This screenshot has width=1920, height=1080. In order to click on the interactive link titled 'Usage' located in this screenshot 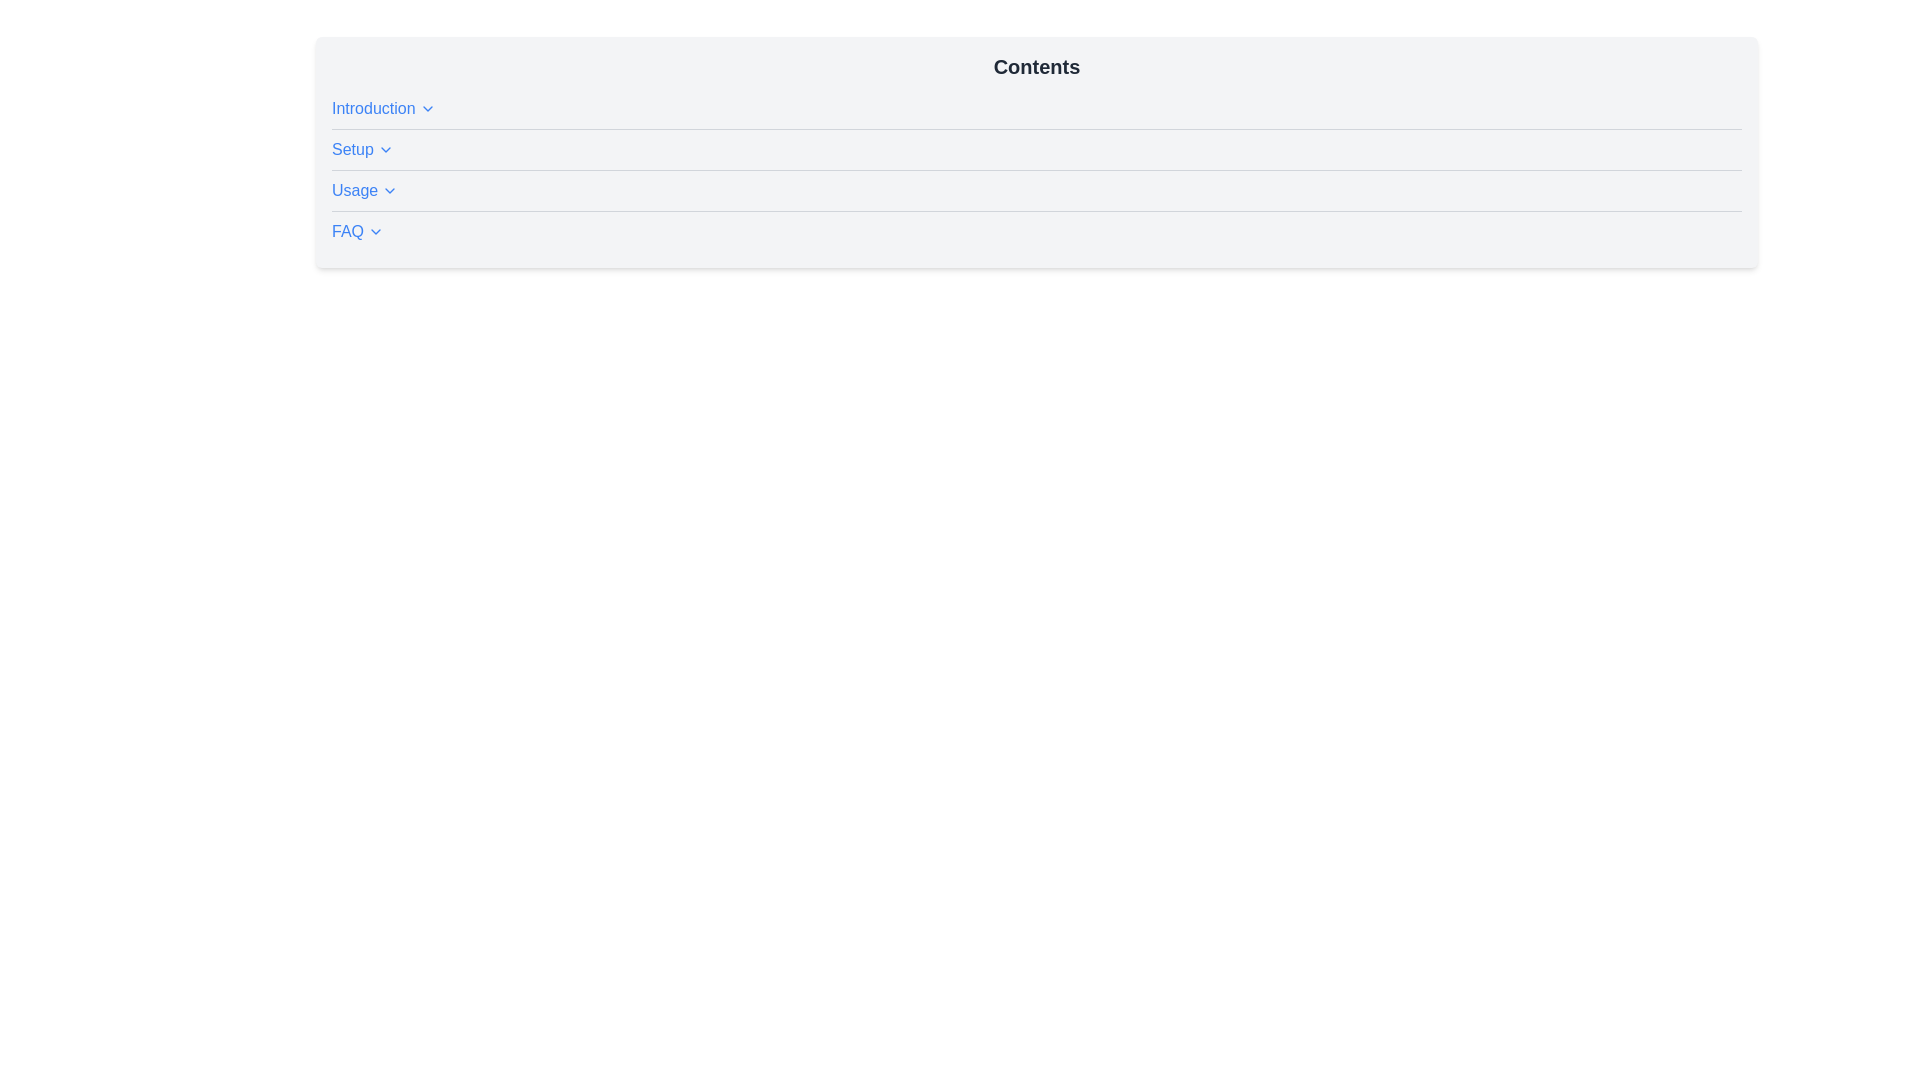, I will do `click(1036, 191)`.